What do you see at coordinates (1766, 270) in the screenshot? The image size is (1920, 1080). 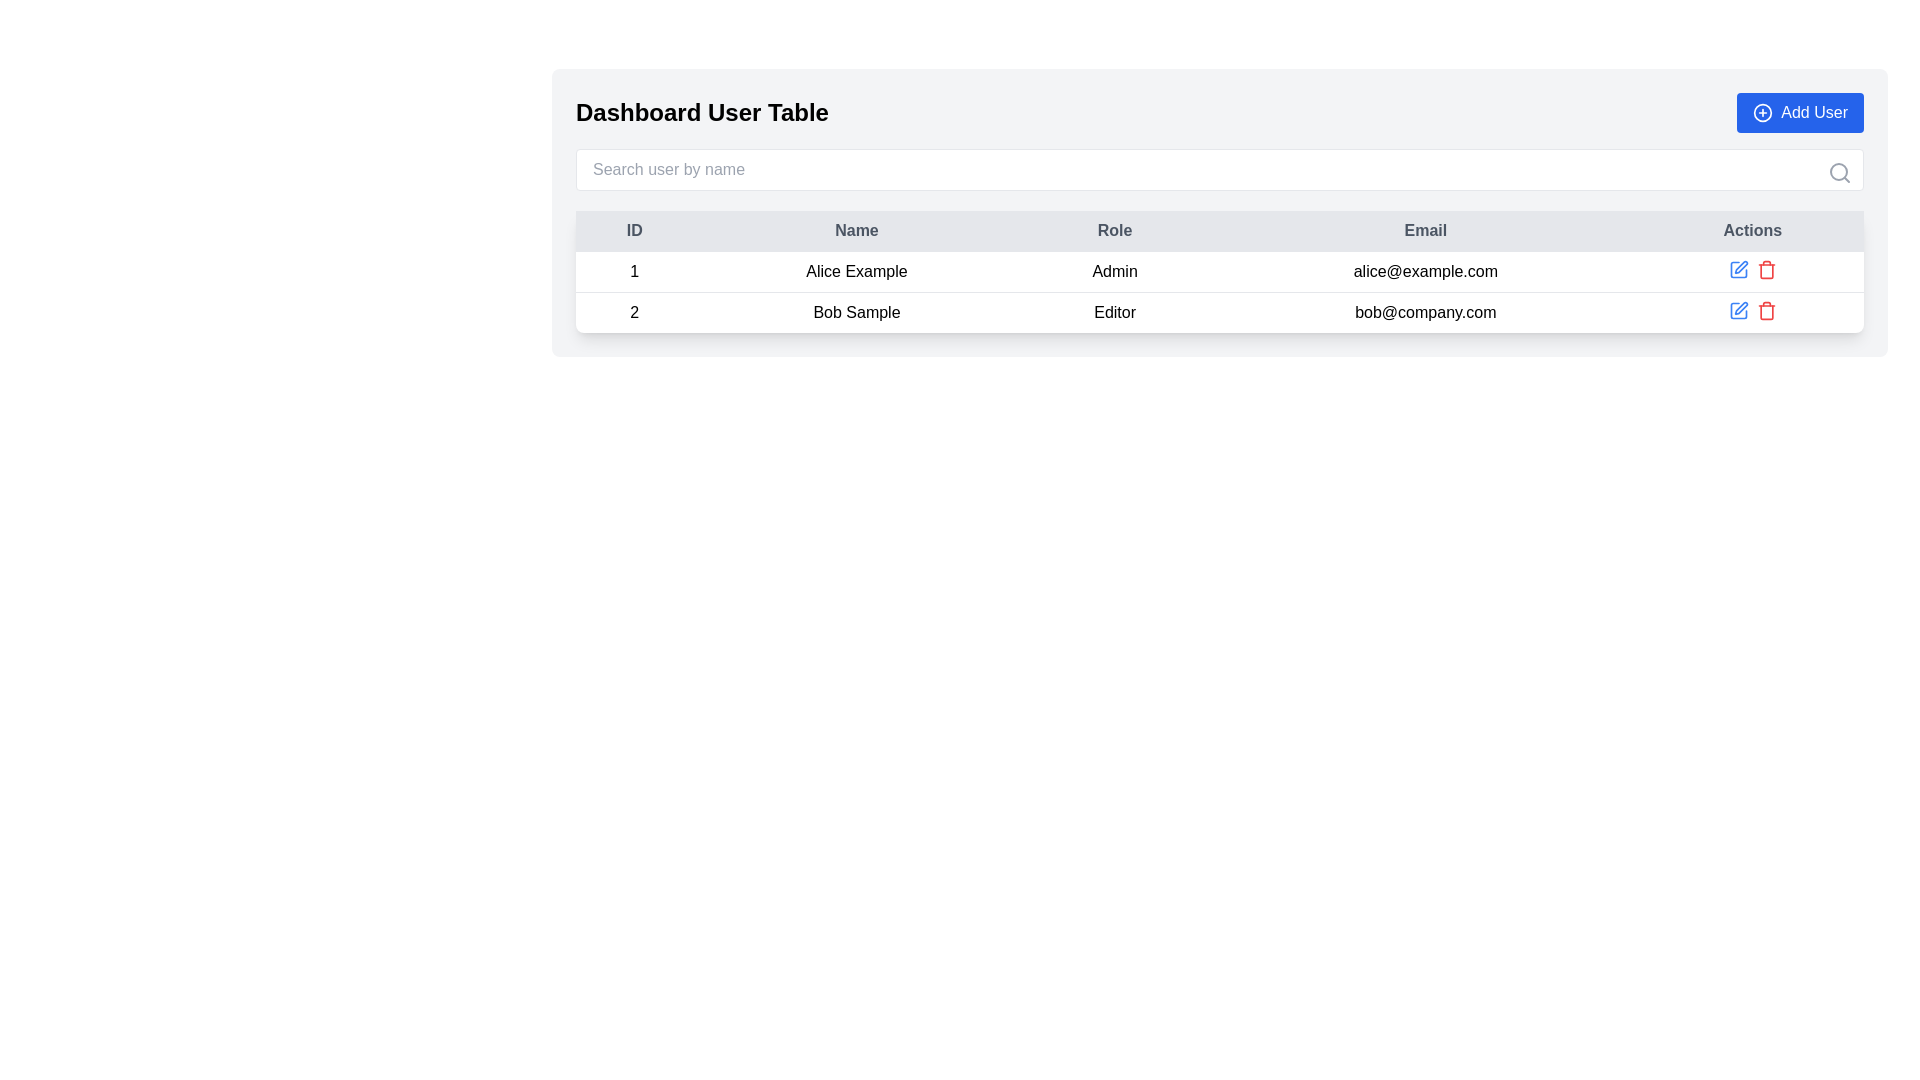 I see `the trash icon button located in the 'Actions' column of the second row of the user table` at bounding box center [1766, 270].